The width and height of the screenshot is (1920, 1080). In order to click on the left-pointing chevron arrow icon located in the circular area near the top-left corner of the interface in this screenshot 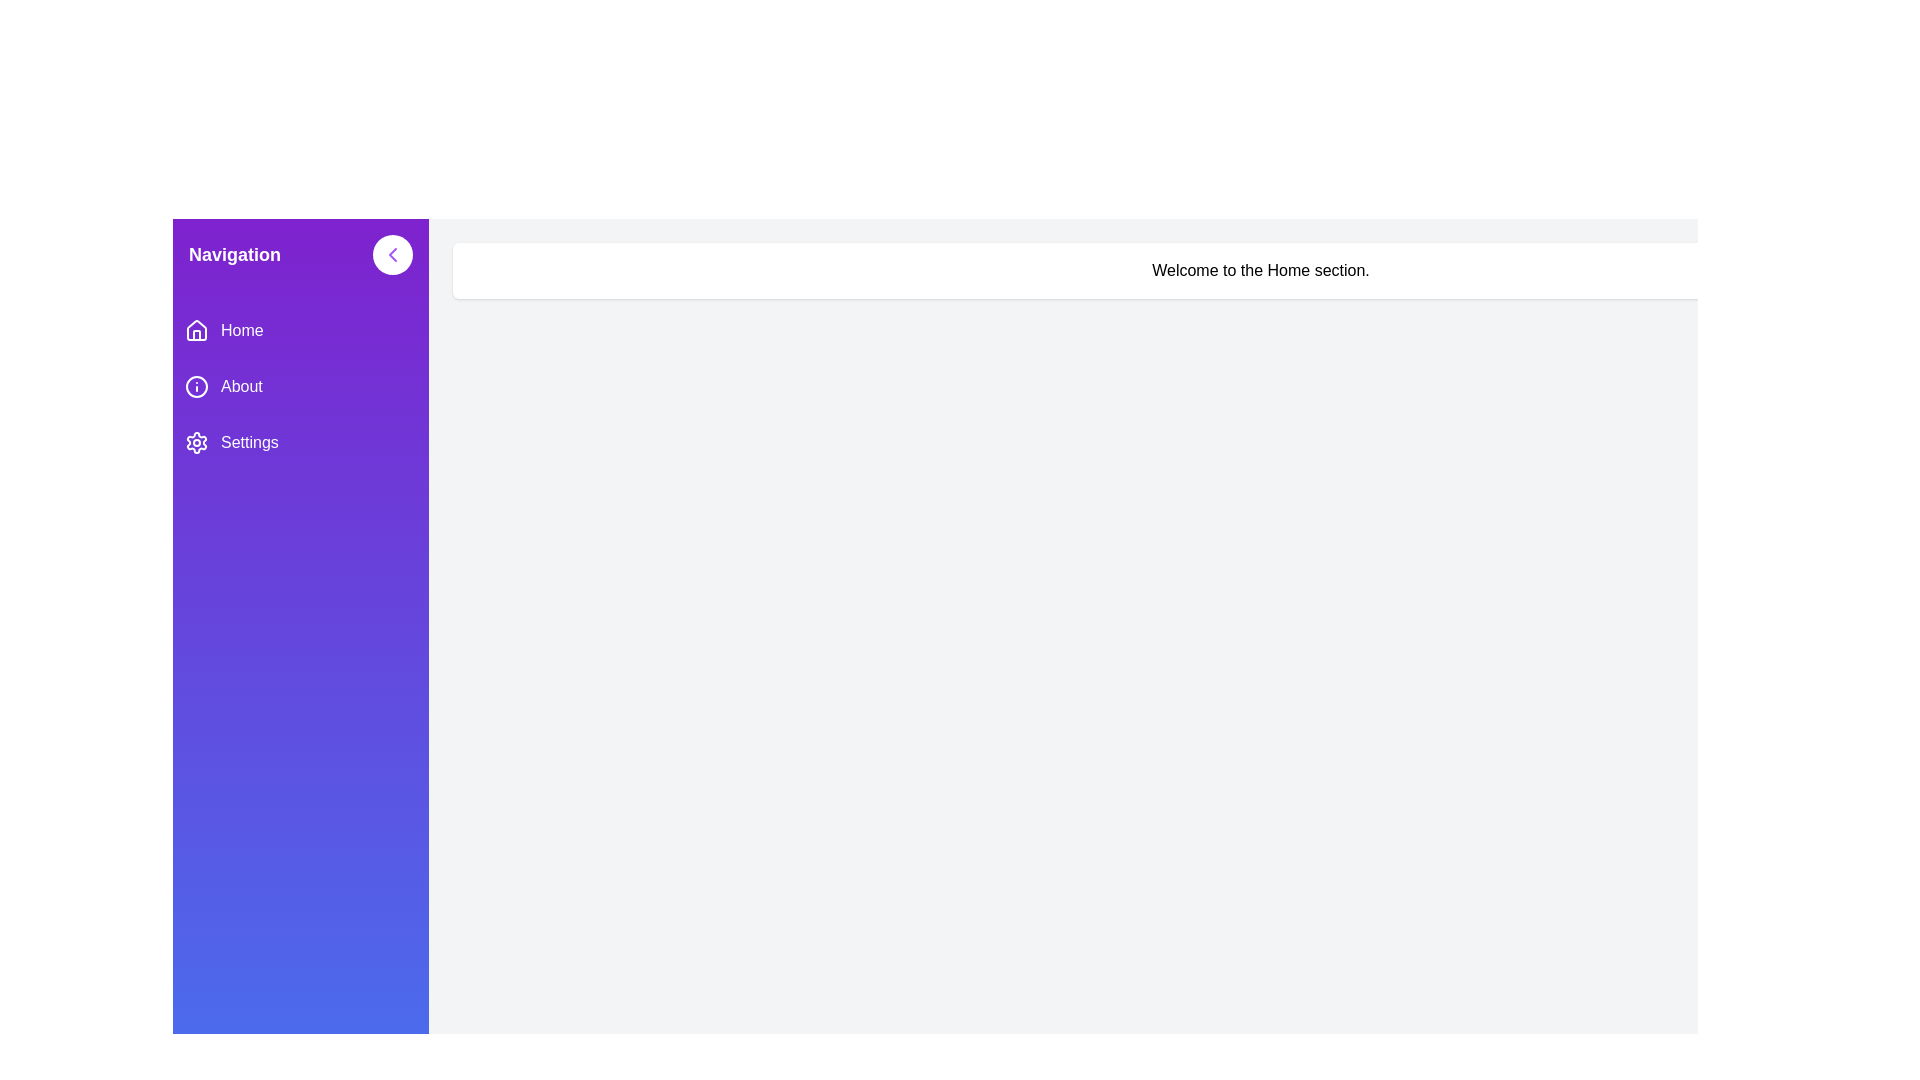, I will do `click(393, 253)`.